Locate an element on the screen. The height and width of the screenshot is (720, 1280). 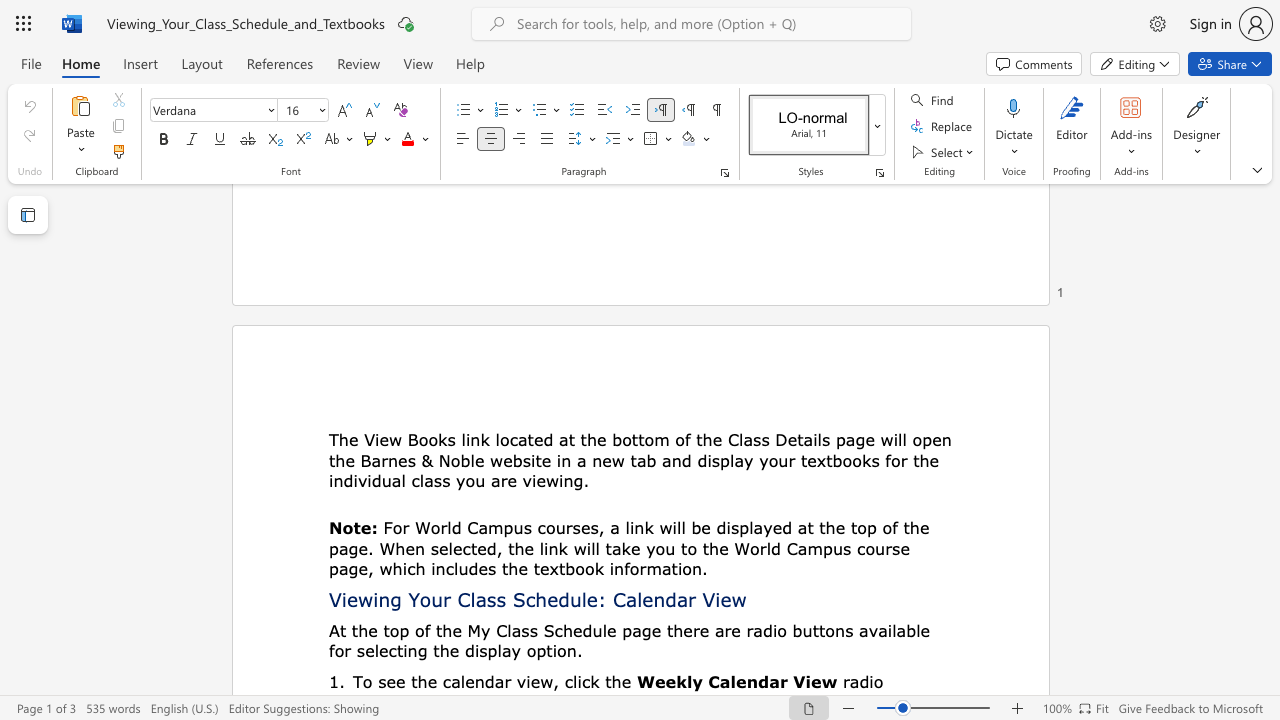
the subset text "tab and display yo" within the text "at the bottom of the Class Details page will open the Barnes & Noble website in a new tab and display your textbooks for the individual class you are viewing." is located at coordinates (629, 460).